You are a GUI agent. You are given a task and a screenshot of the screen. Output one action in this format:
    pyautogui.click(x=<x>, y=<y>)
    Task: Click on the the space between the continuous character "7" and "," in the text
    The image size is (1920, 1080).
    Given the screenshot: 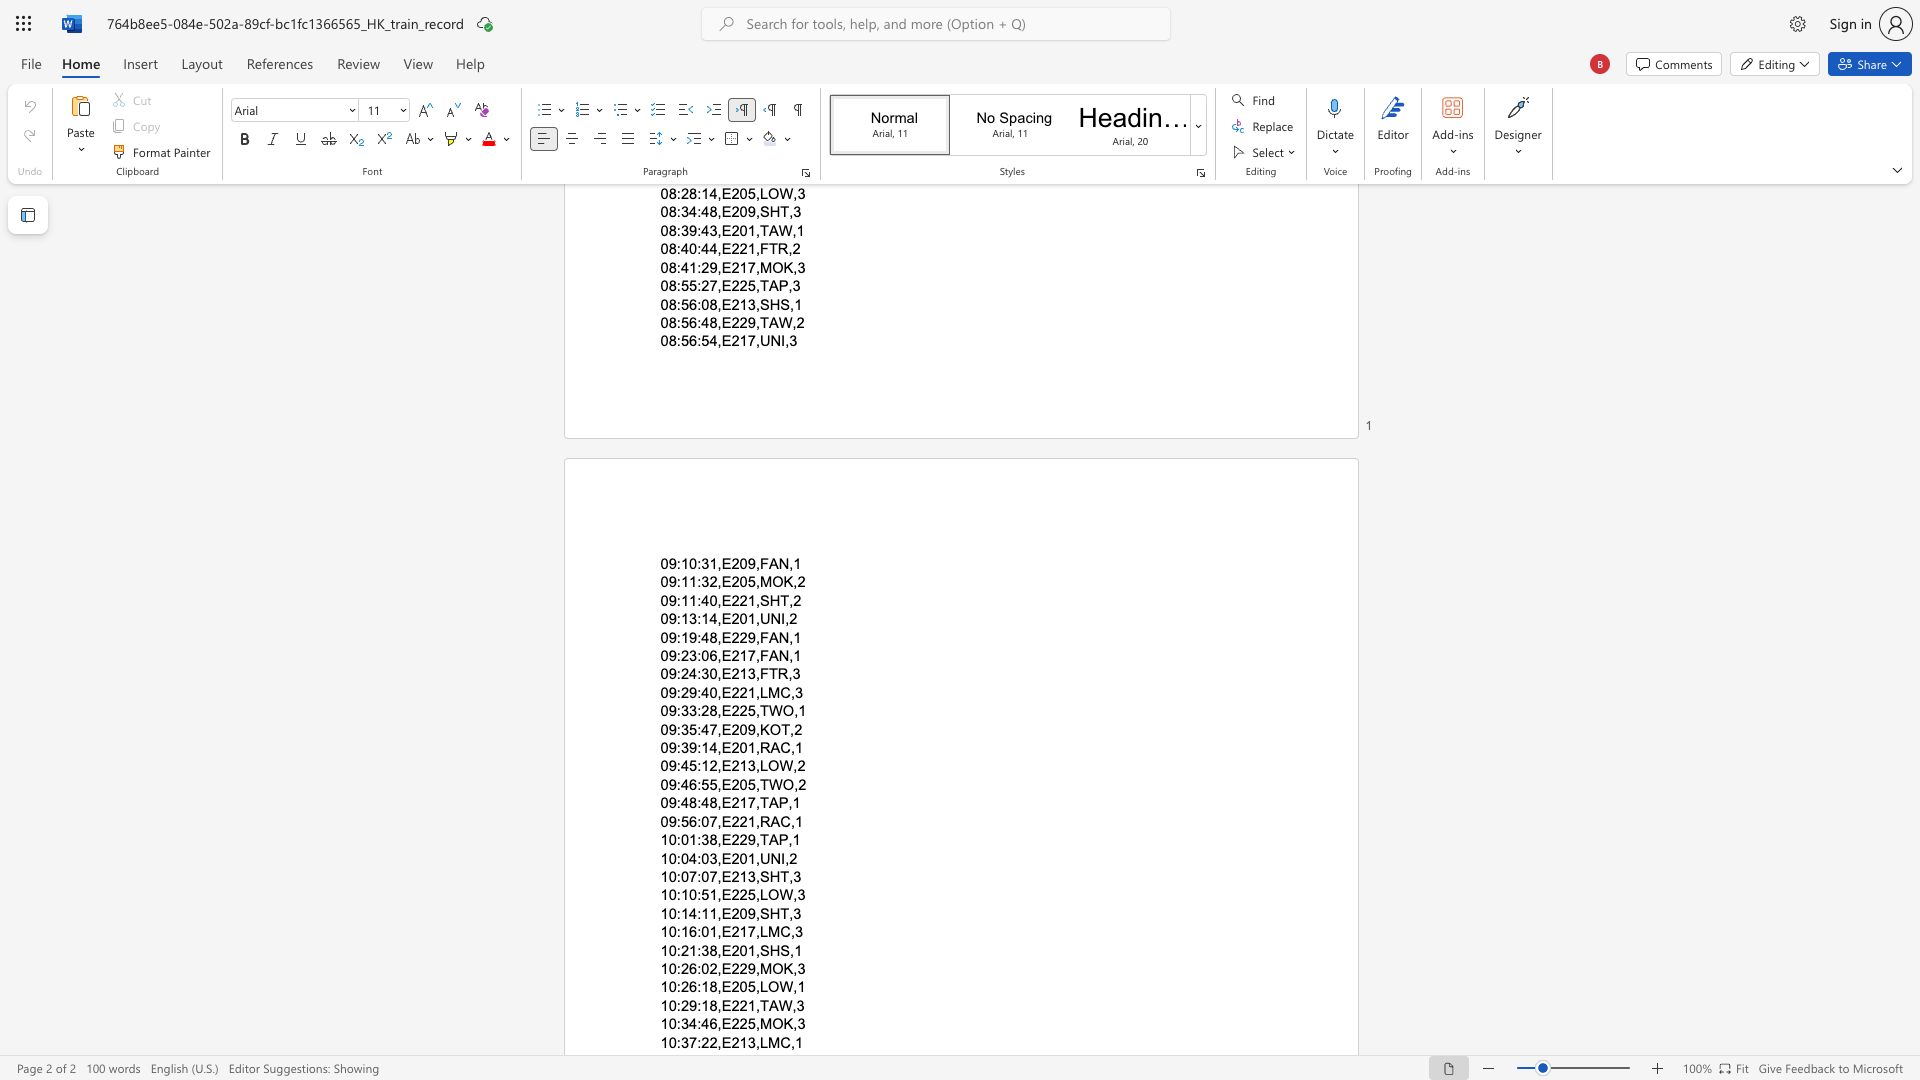 What is the action you would take?
    pyautogui.click(x=716, y=821)
    